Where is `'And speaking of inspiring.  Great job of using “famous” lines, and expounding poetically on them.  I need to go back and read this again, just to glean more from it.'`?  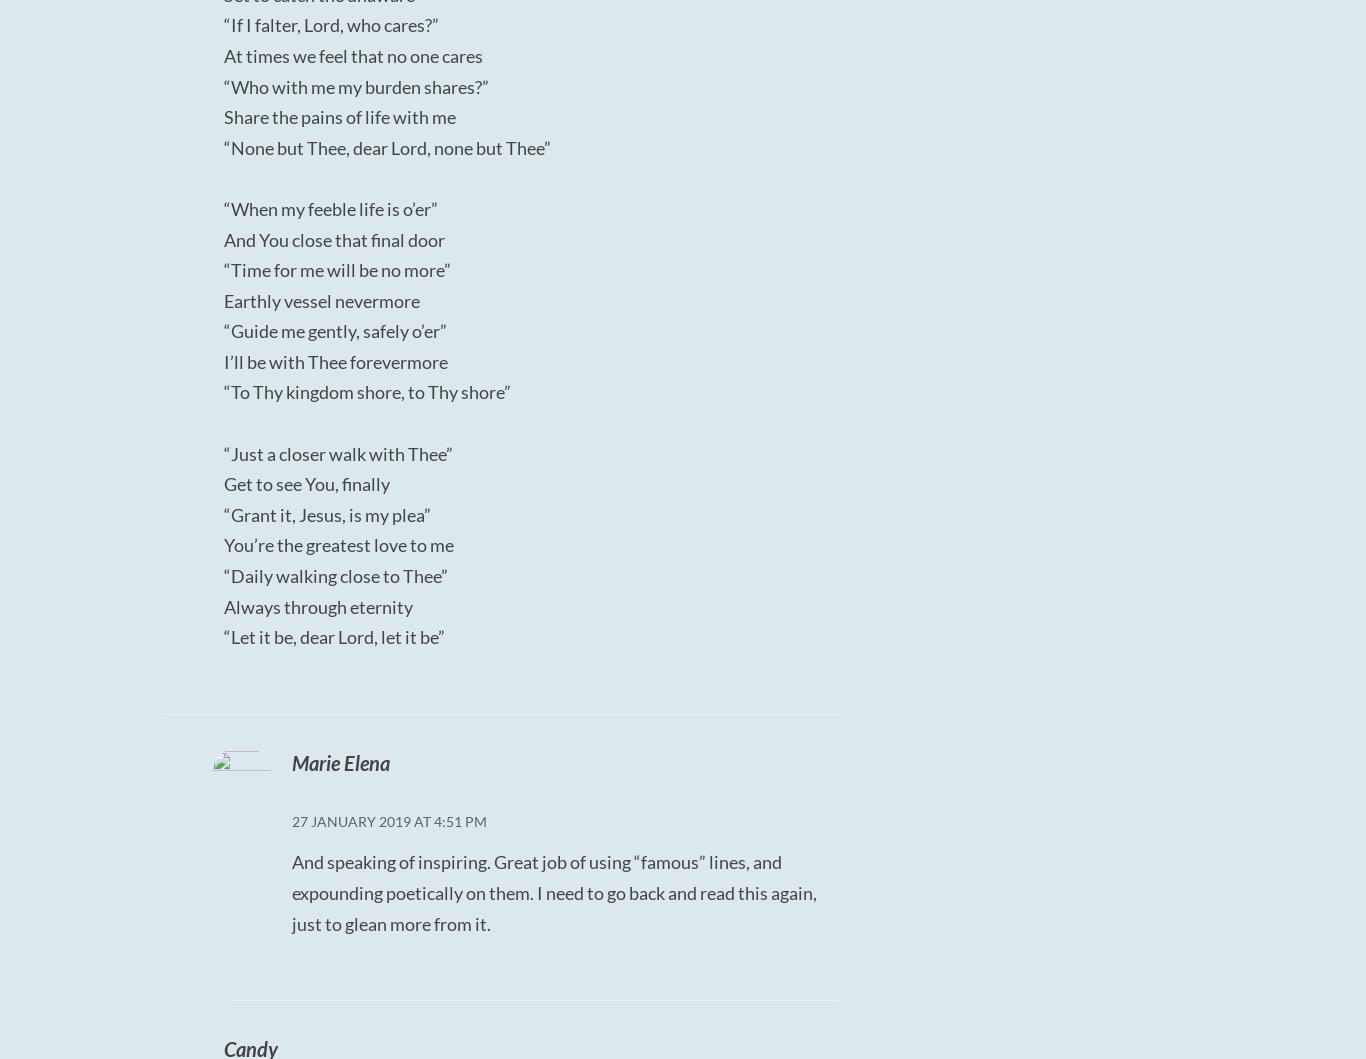
'And speaking of inspiring.  Great job of using “famous” lines, and expounding poetically on them.  I need to go back and read this again, just to glean more from it.' is located at coordinates (553, 892).